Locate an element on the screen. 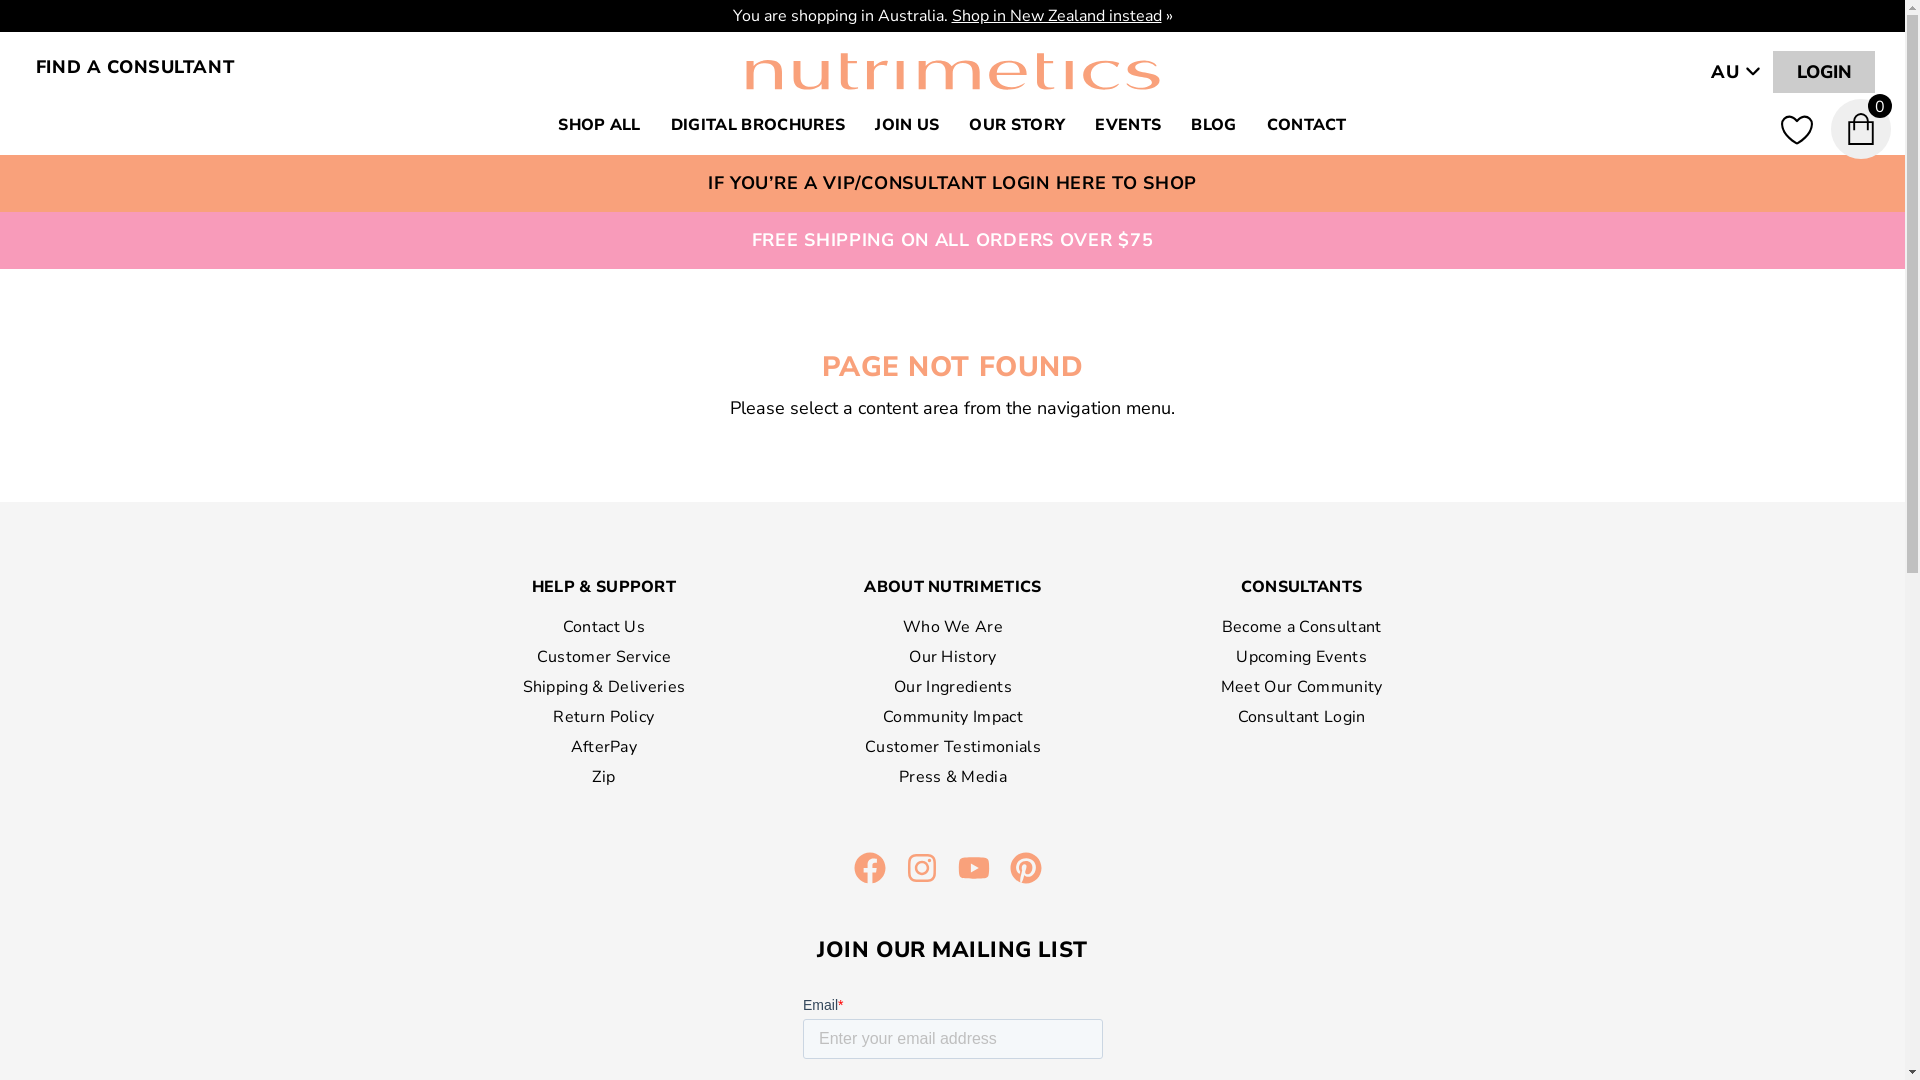 Image resolution: width=1920 pixels, height=1080 pixels. 'CONSULTANTS' is located at coordinates (1301, 585).